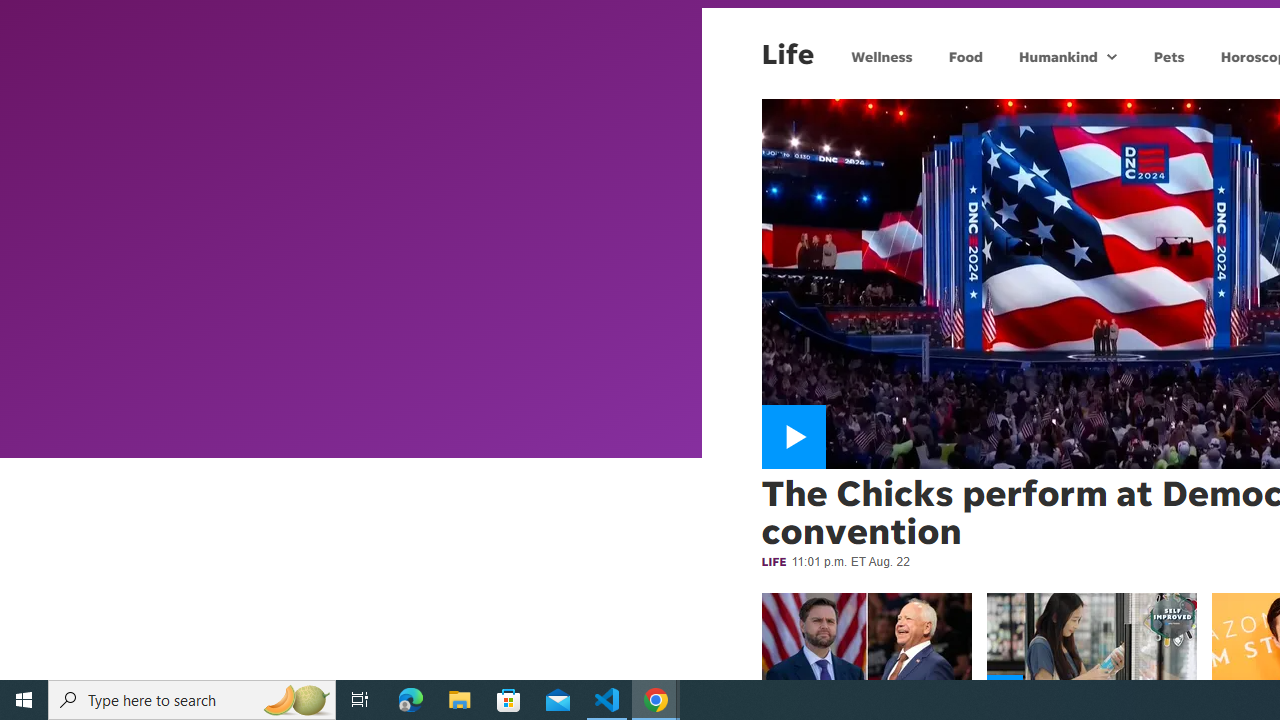 This screenshot has width=1280, height=720. Describe the element at coordinates (192, 698) in the screenshot. I see `'Type here to search'` at that location.